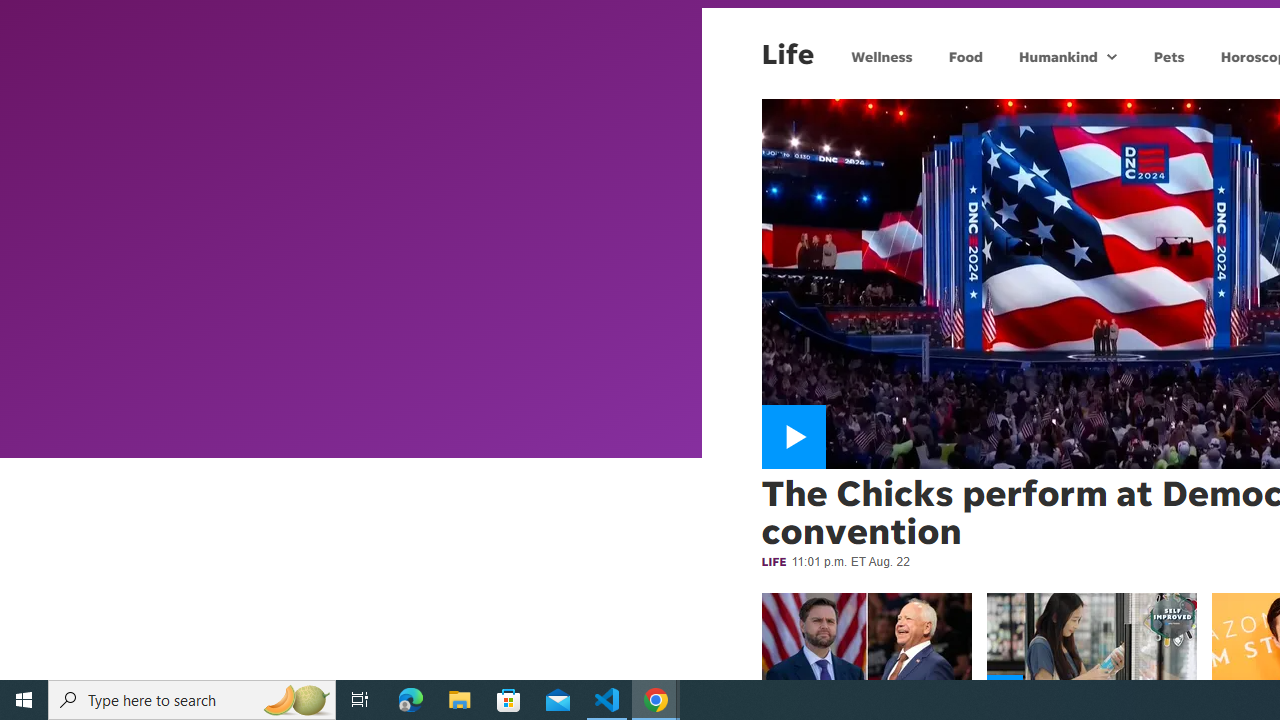 This screenshot has width=1280, height=720. Describe the element at coordinates (192, 698) in the screenshot. I see `'Type here to search'` at that location.